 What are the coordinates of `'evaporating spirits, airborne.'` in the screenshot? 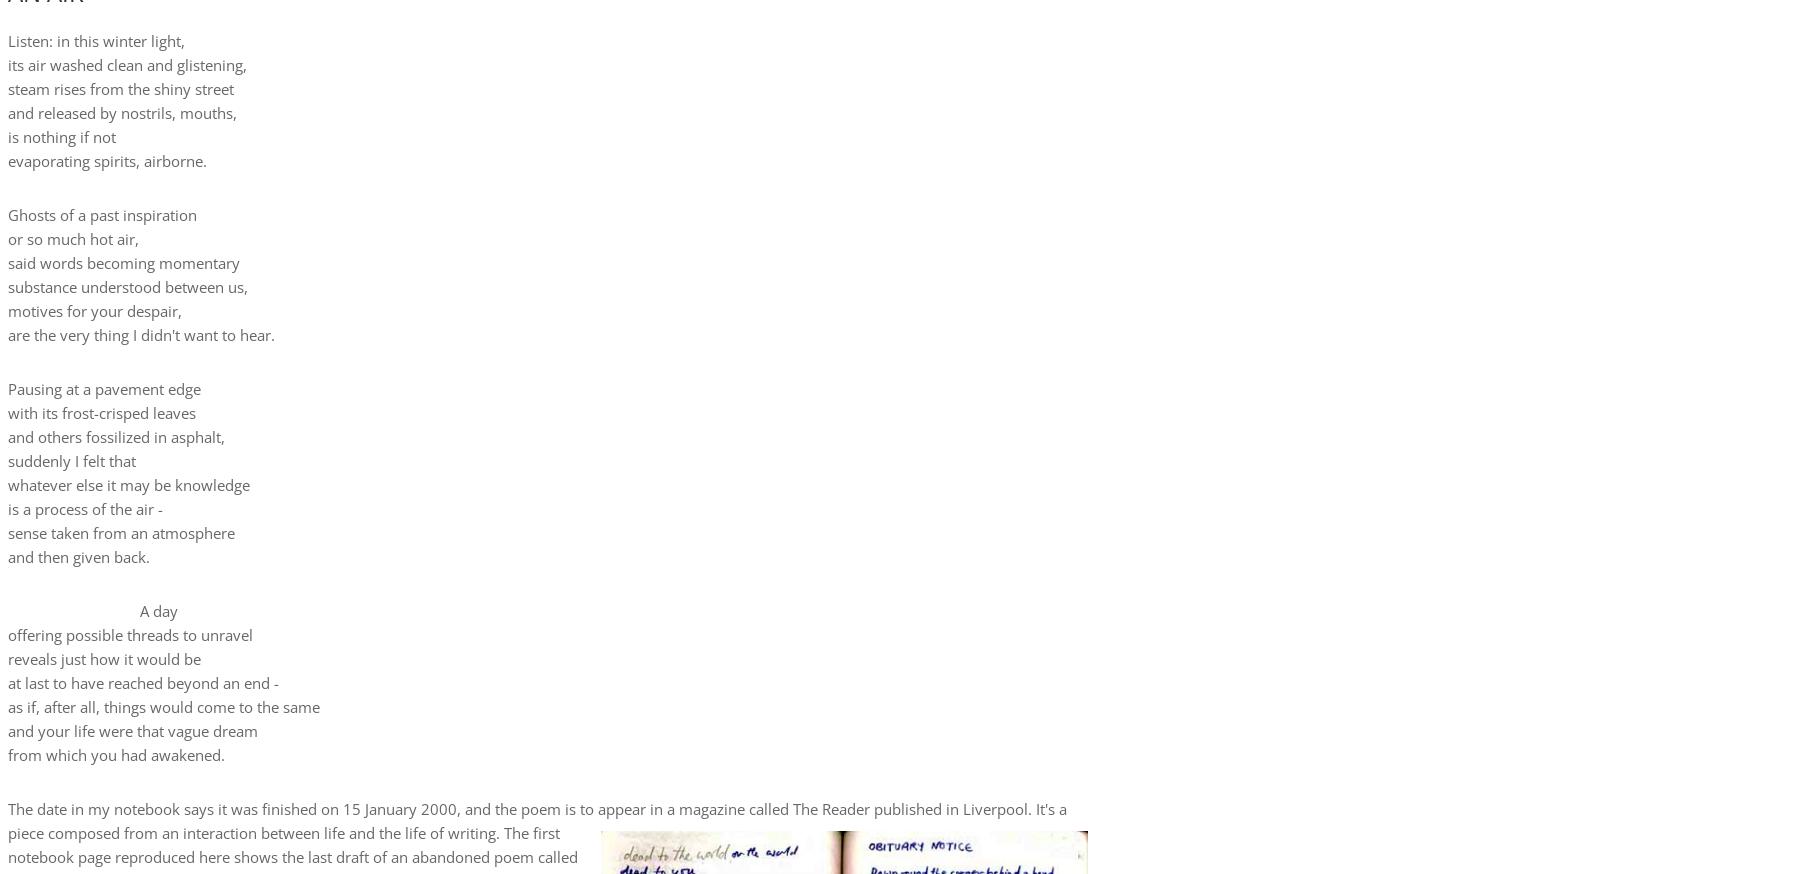 It's located at (6, 159).